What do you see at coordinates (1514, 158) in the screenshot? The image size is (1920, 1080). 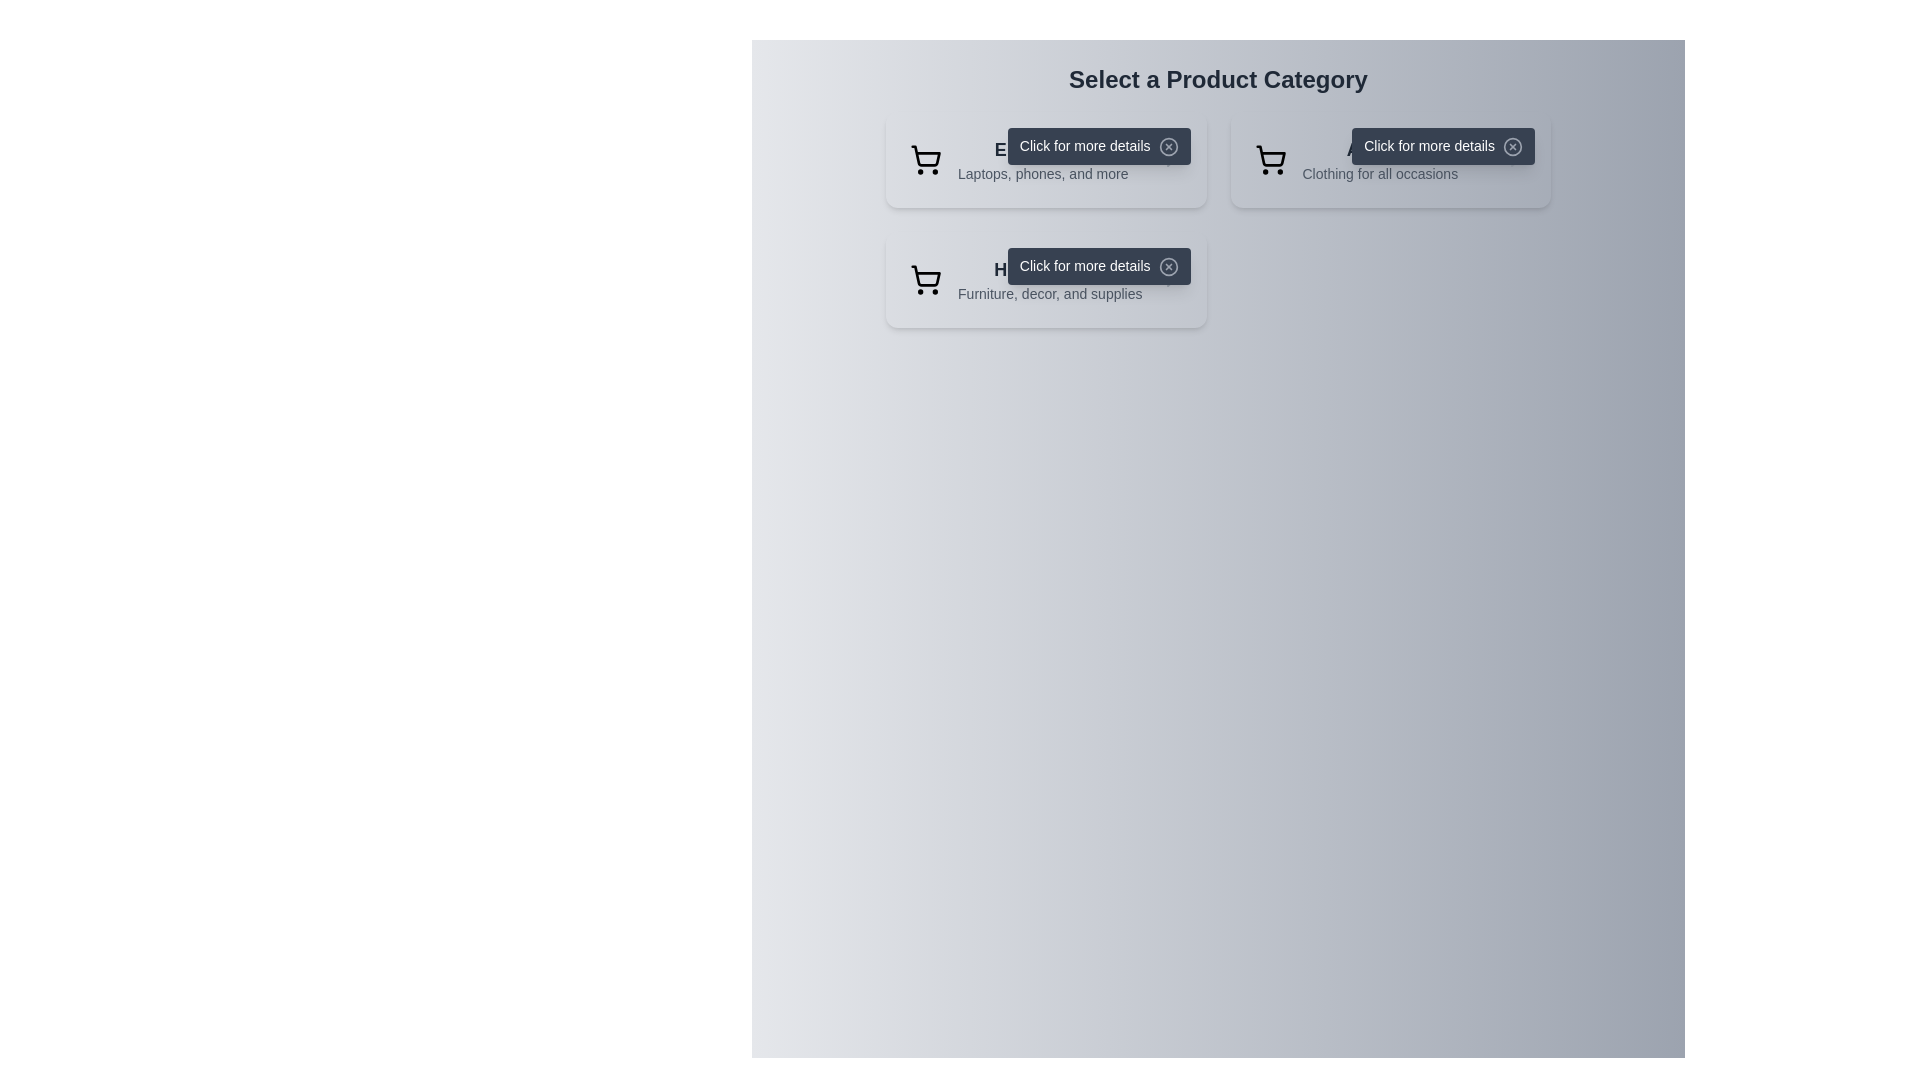 I see `the right-pointing chevron SVG icon located in the top-right category card` at bounding box center [1514, 158].